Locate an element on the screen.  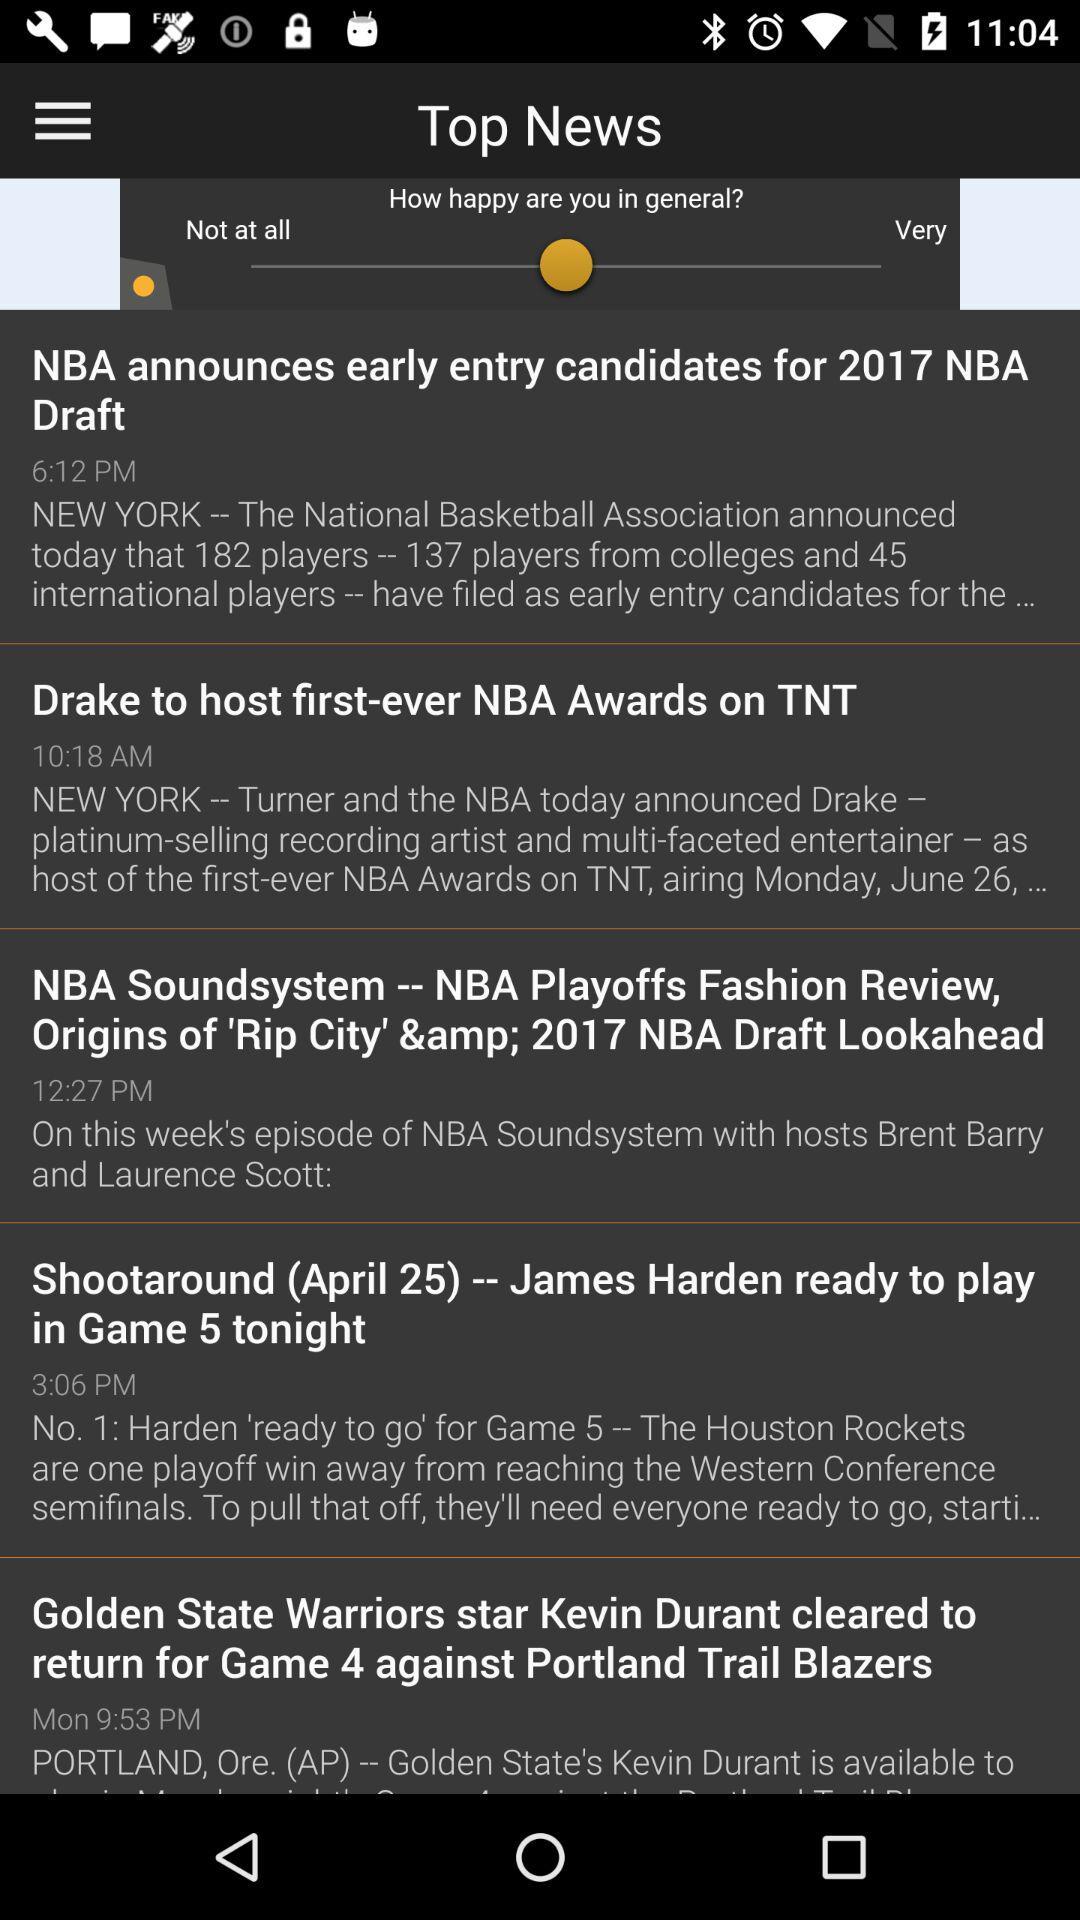
visit advertisement is located at coordinates (540, 243).